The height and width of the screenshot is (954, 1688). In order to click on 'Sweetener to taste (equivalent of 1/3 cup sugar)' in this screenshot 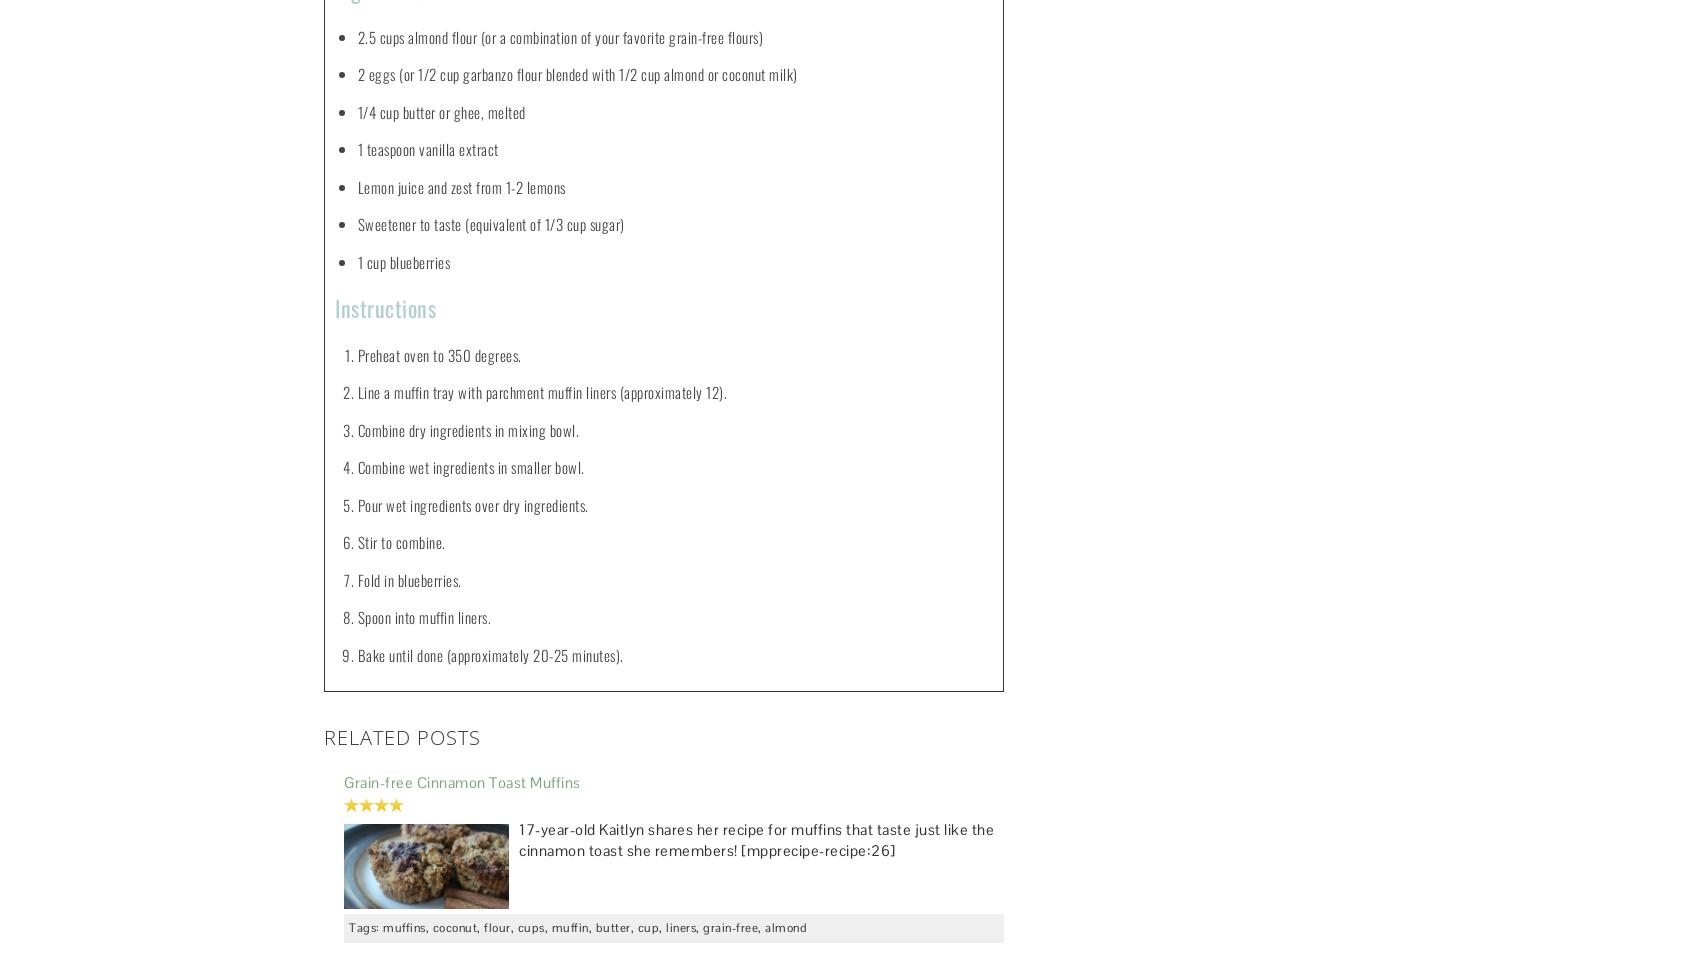, I will do `click(489, 222)`.